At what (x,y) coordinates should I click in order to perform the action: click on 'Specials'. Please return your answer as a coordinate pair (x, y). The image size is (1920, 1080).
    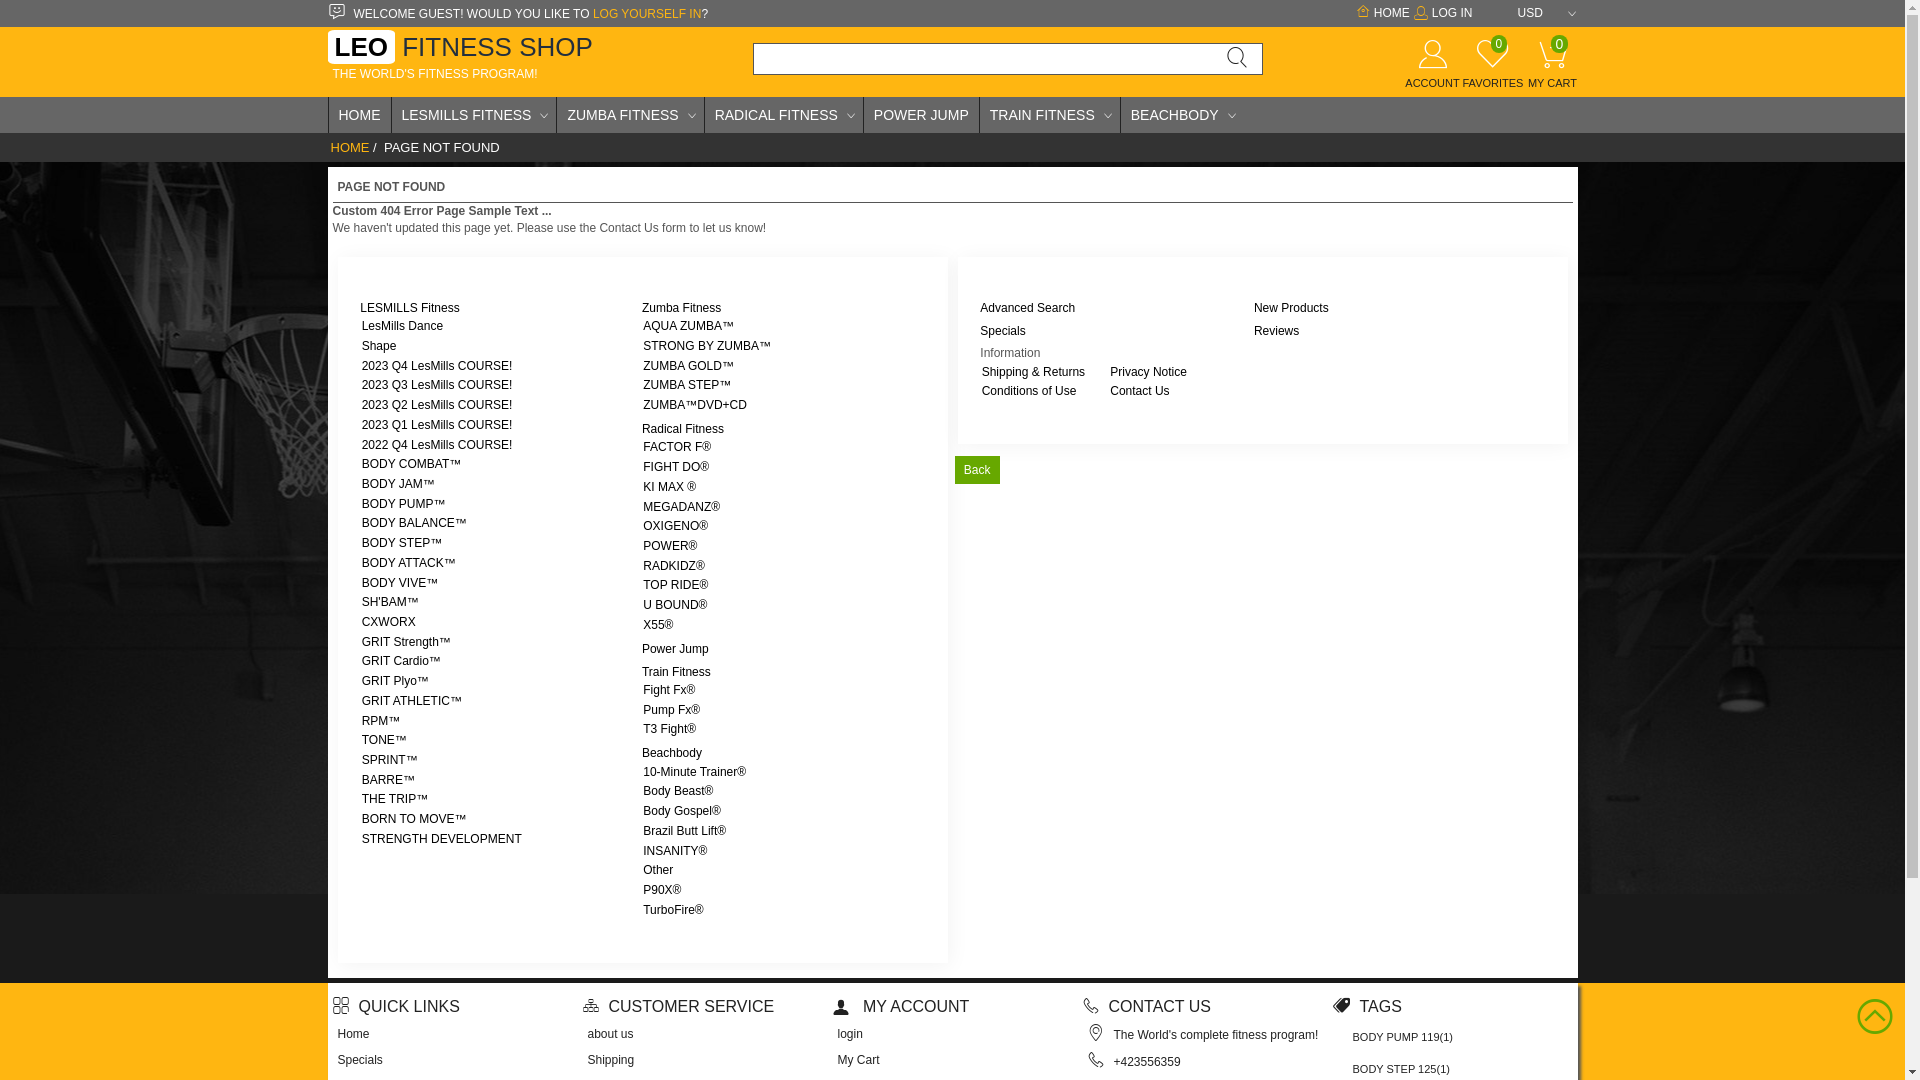
    Looking at the image, I should click on (360, 1059).